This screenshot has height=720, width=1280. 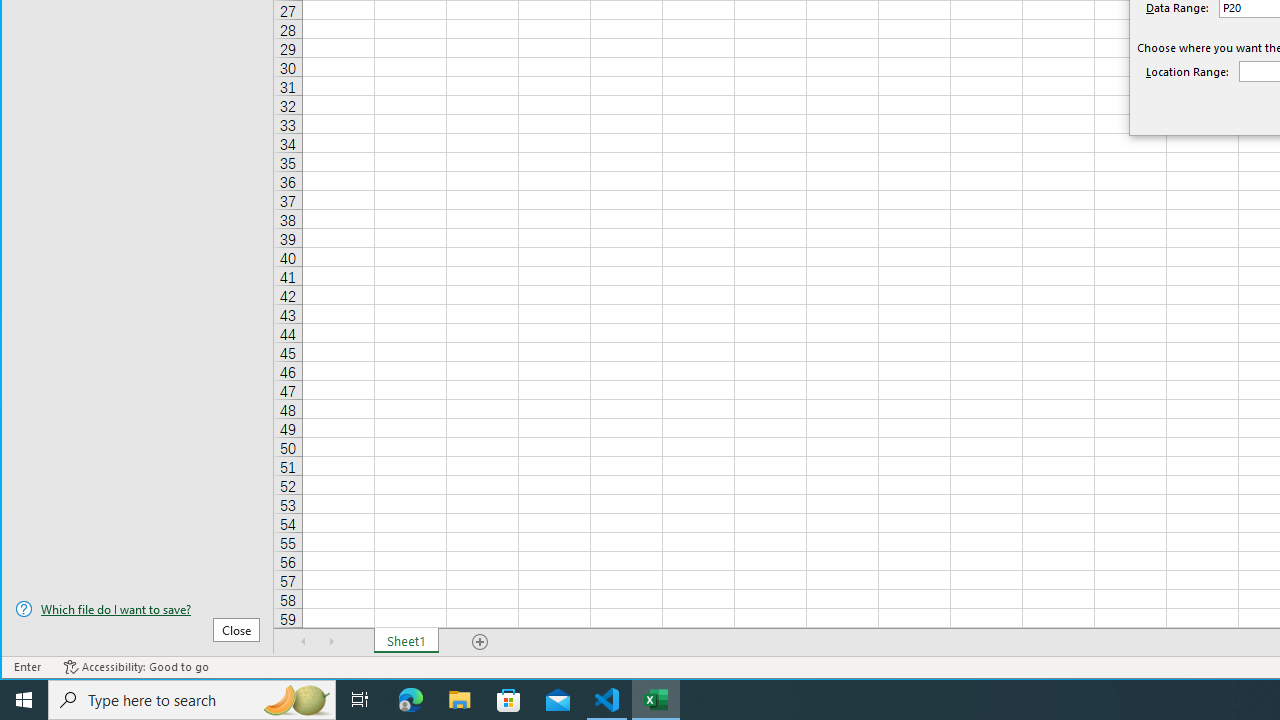 I want to click on 'Which file do I want to save?', so click(x=136, y=608).